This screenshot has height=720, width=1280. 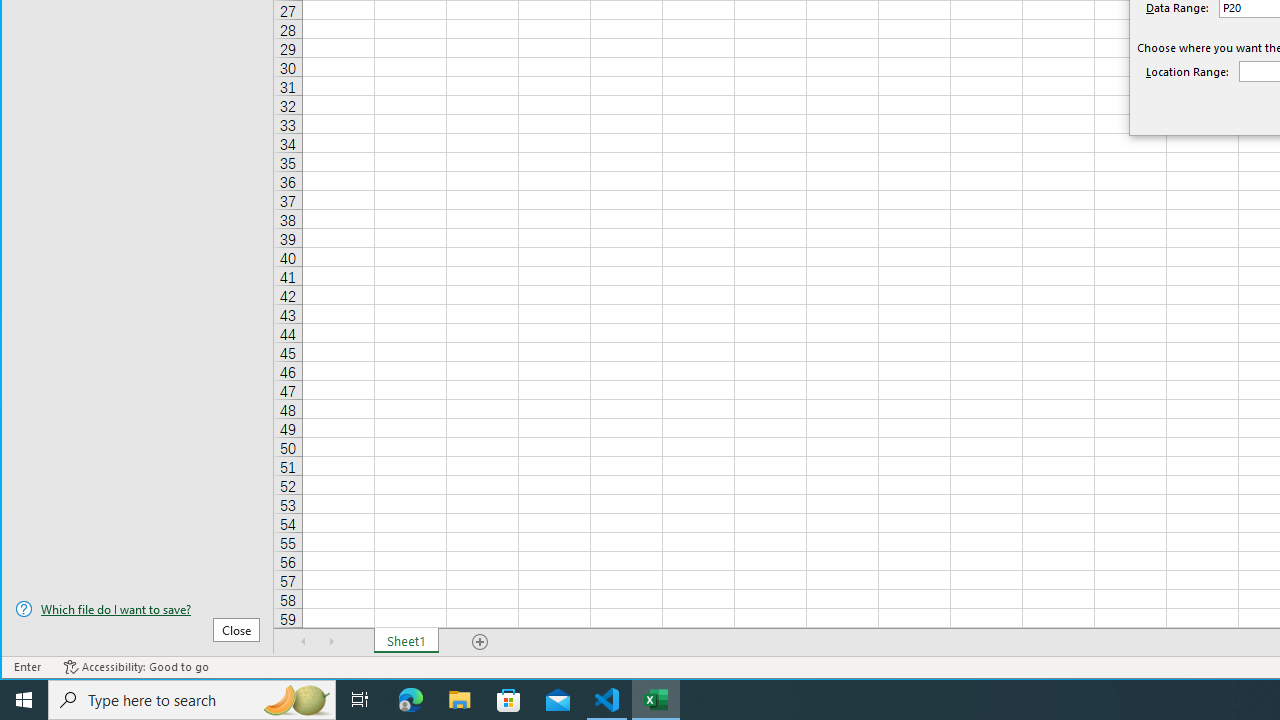 I want to click on 'Which file do I want to save?', so click(x=136, y=608).